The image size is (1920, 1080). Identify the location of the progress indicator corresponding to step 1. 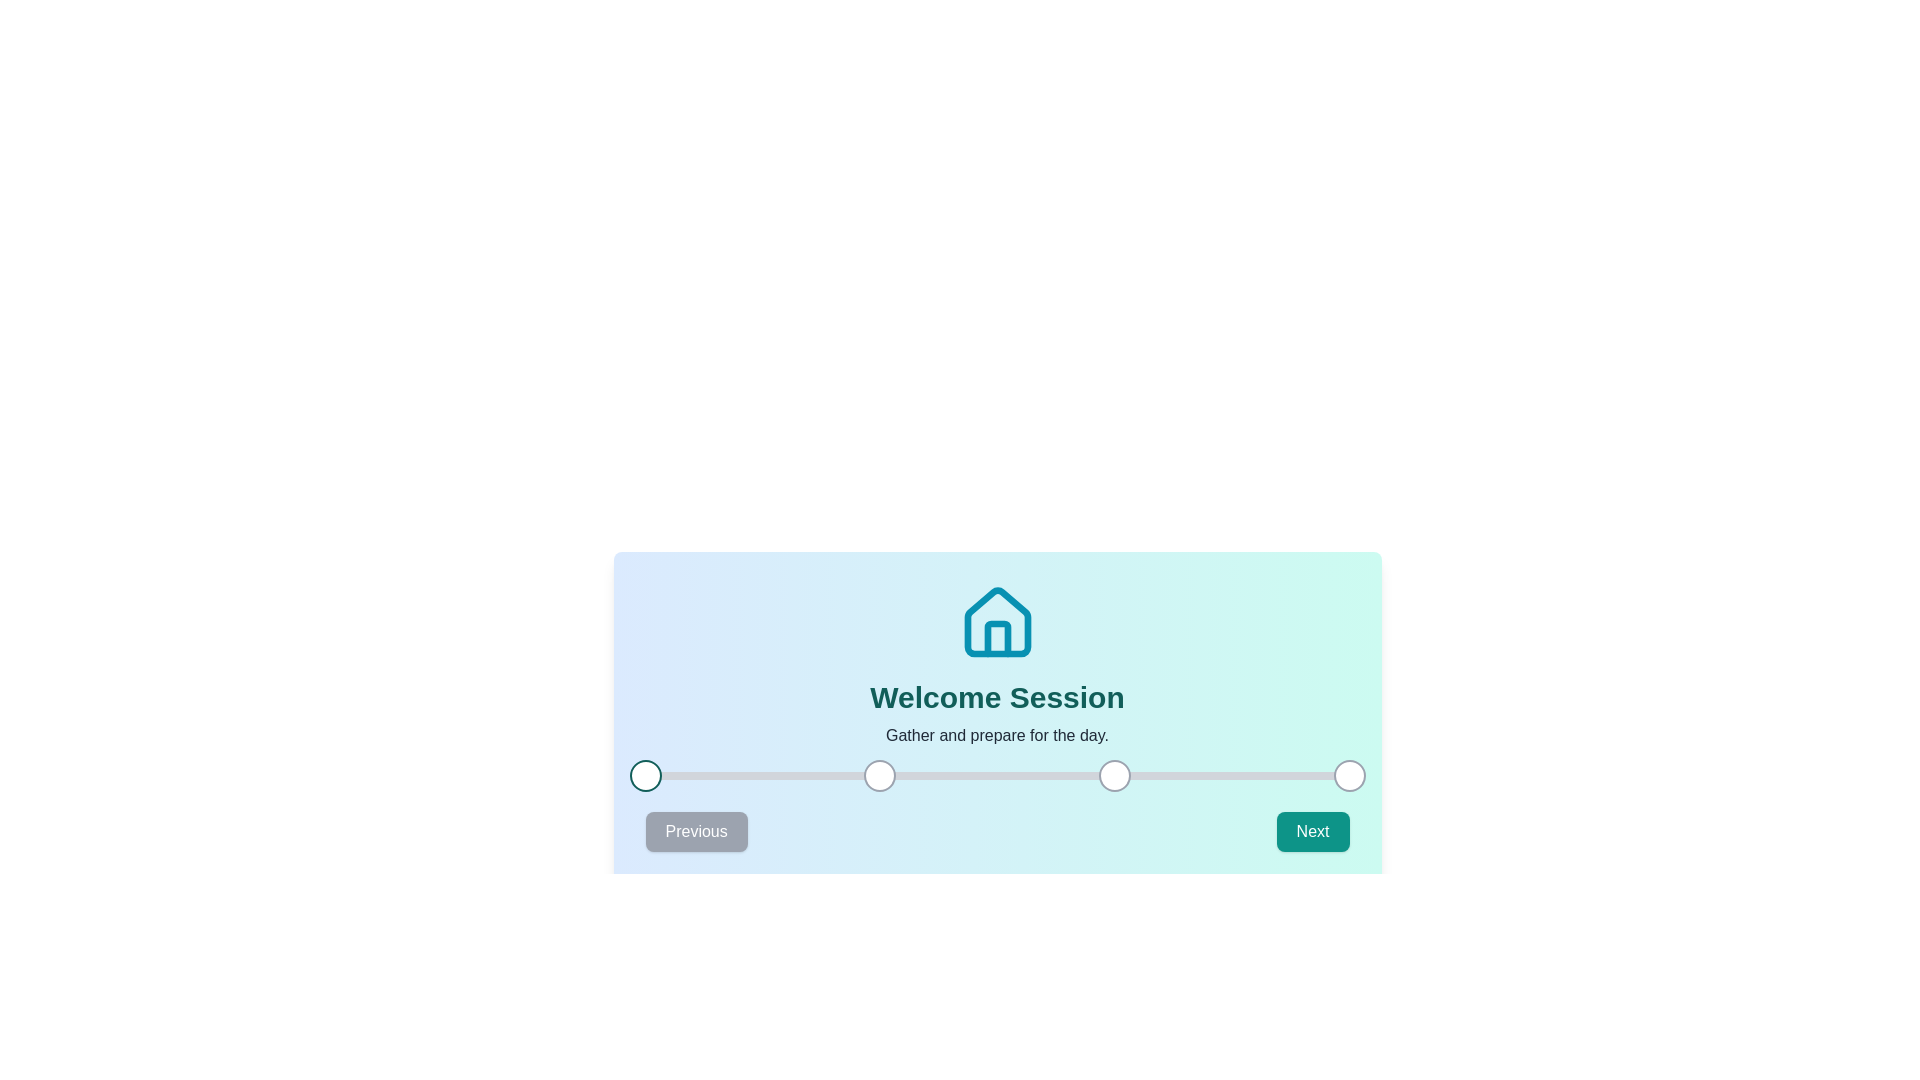
(645, 774).